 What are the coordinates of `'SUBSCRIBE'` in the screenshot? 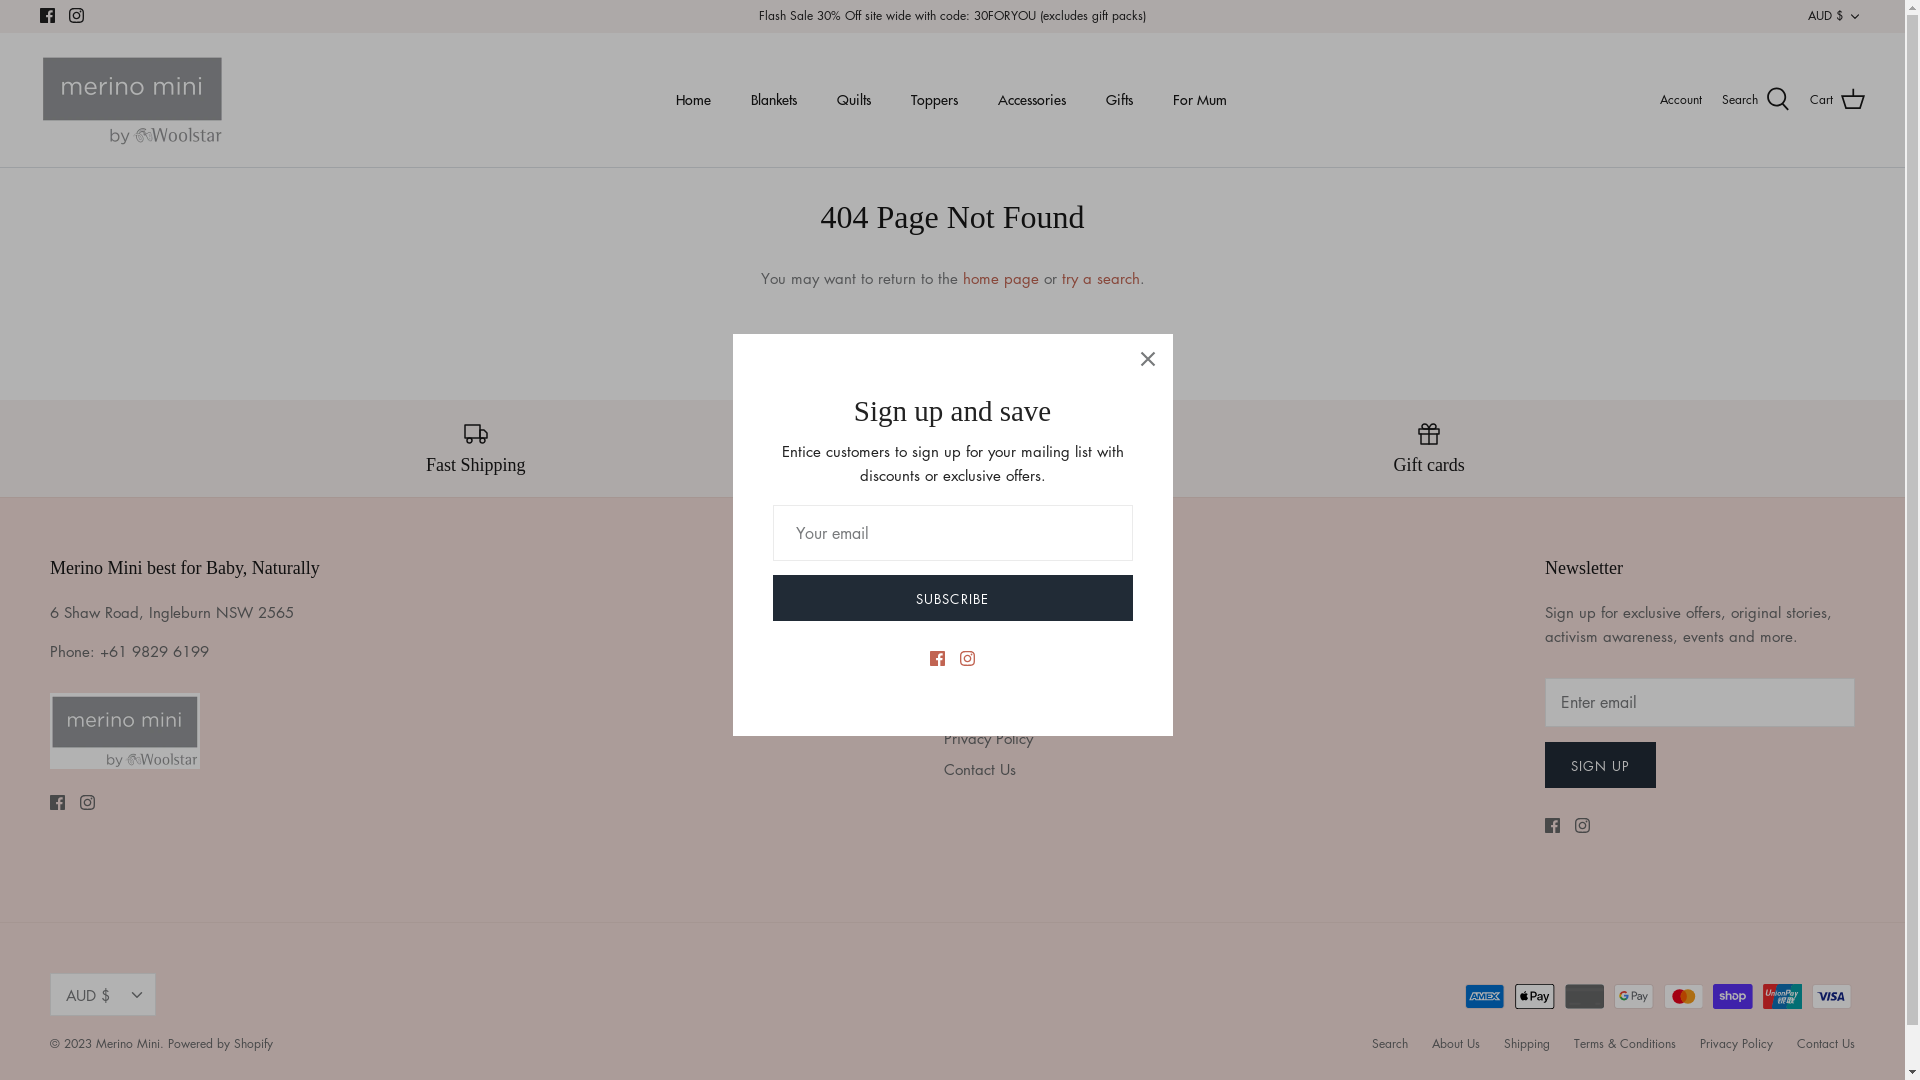 It's located at (950, 596).